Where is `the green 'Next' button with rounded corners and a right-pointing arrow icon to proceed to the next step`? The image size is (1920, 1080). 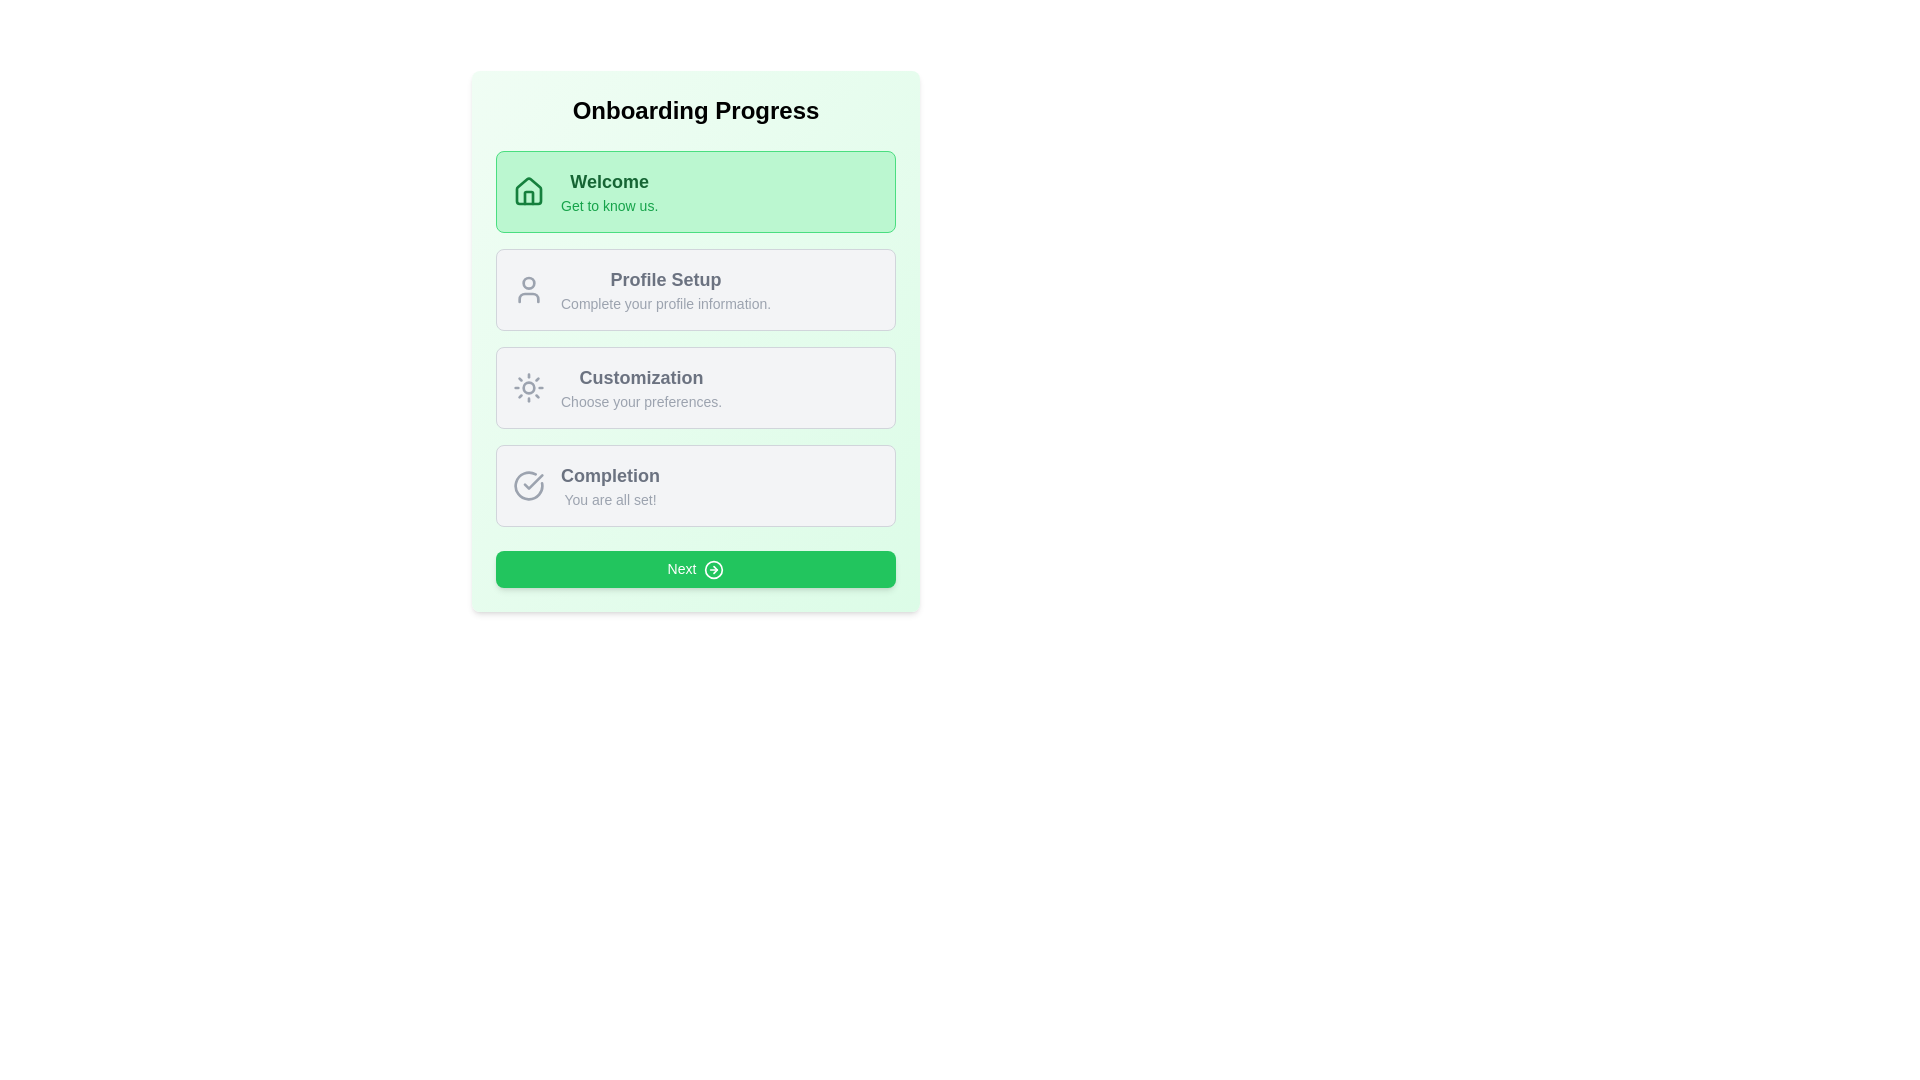 the green 'Next' button with rounded corners and a right-pointing arrow icon to proceed to the next step is located at coordinates (696, 569).